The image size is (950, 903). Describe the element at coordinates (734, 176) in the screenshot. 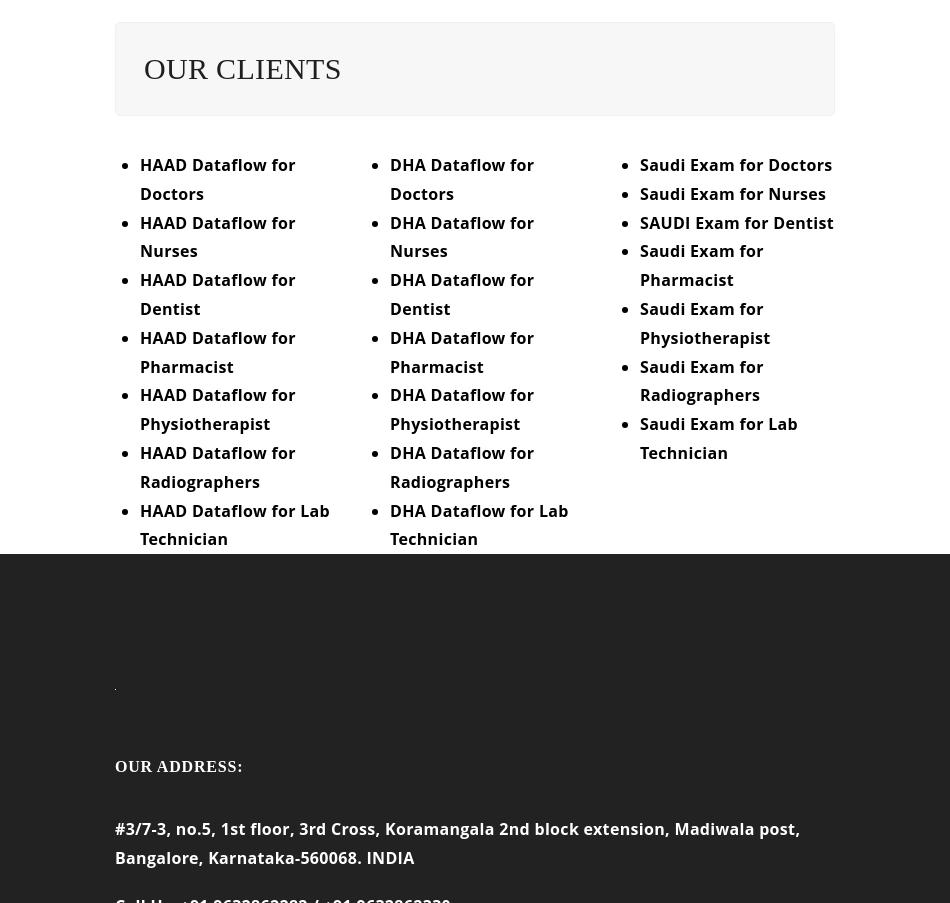

I see `'Saudi Exam for Doctors'` at that location.